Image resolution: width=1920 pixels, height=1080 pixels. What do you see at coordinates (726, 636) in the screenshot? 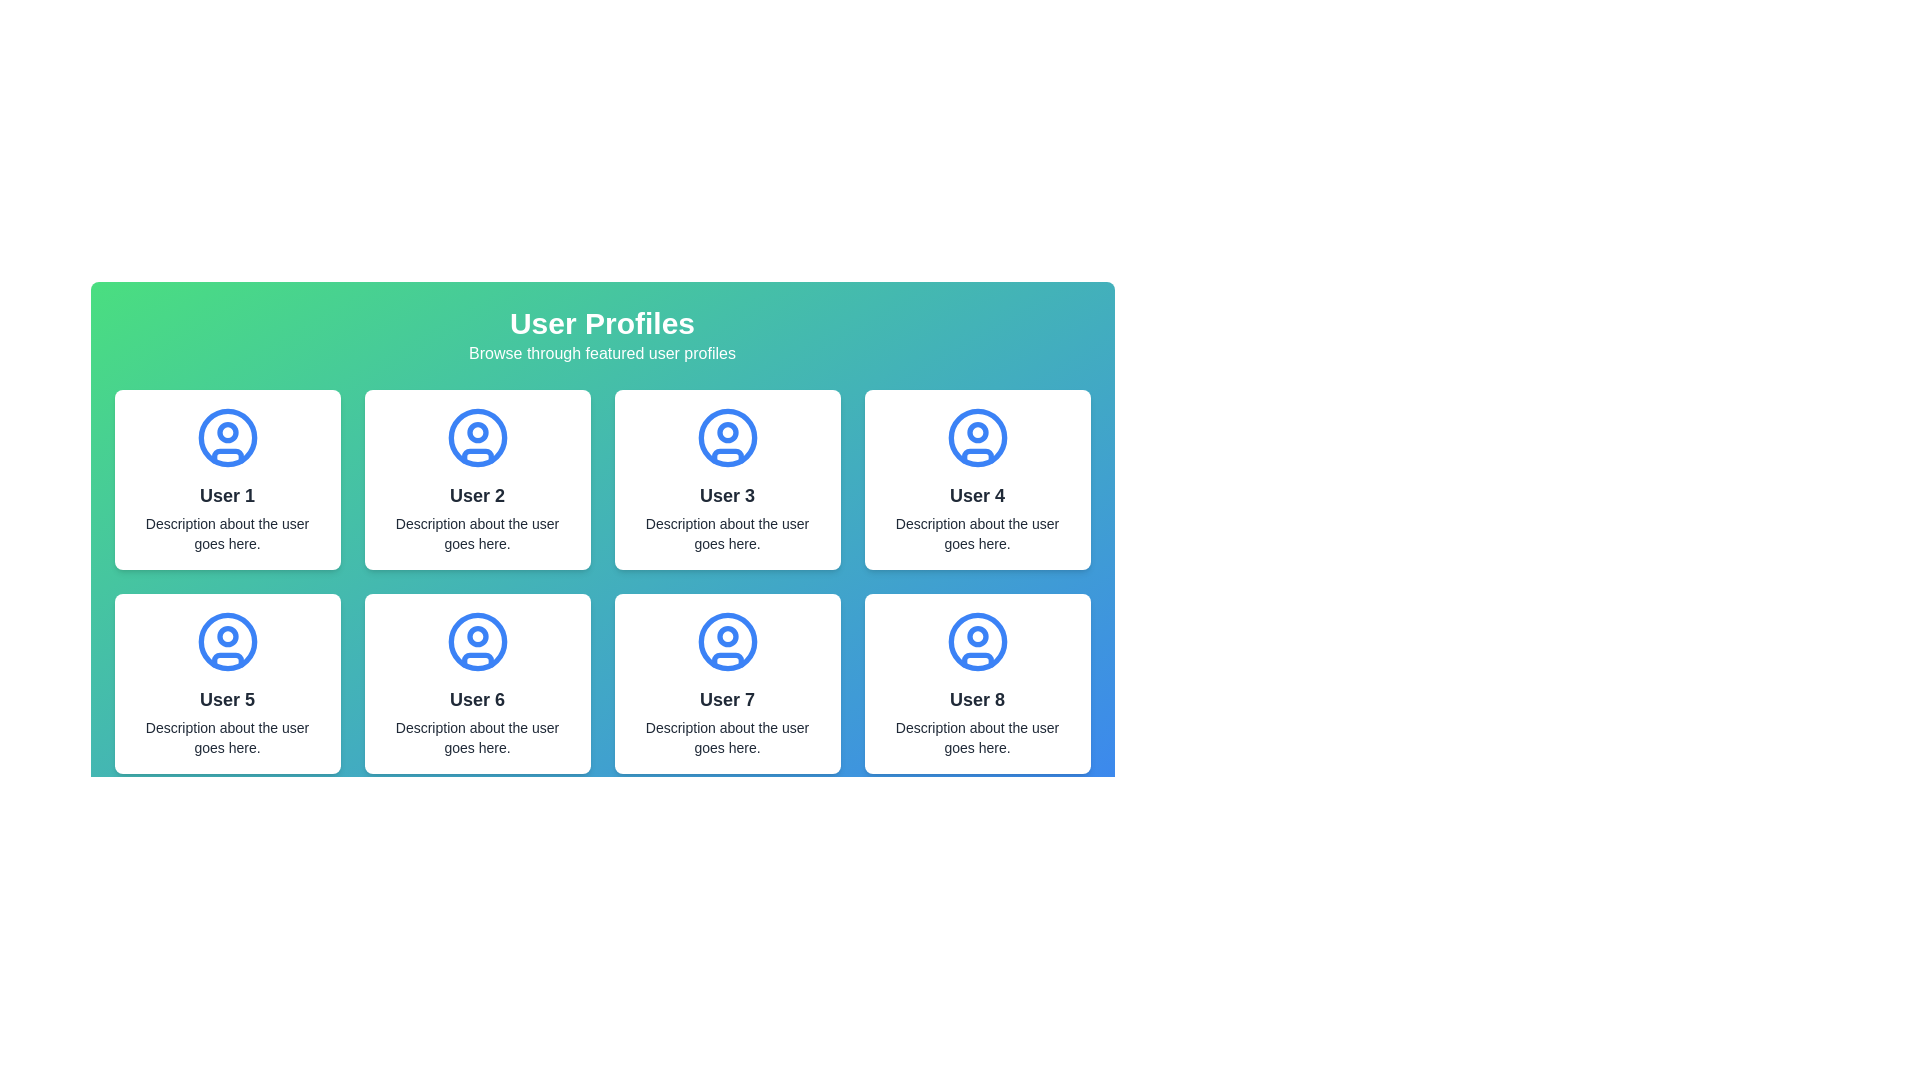
I see `the Decorative Circle (SVG Component) that represents the head of the profile icon for 'User 7'` at bounding box center [726, 636].